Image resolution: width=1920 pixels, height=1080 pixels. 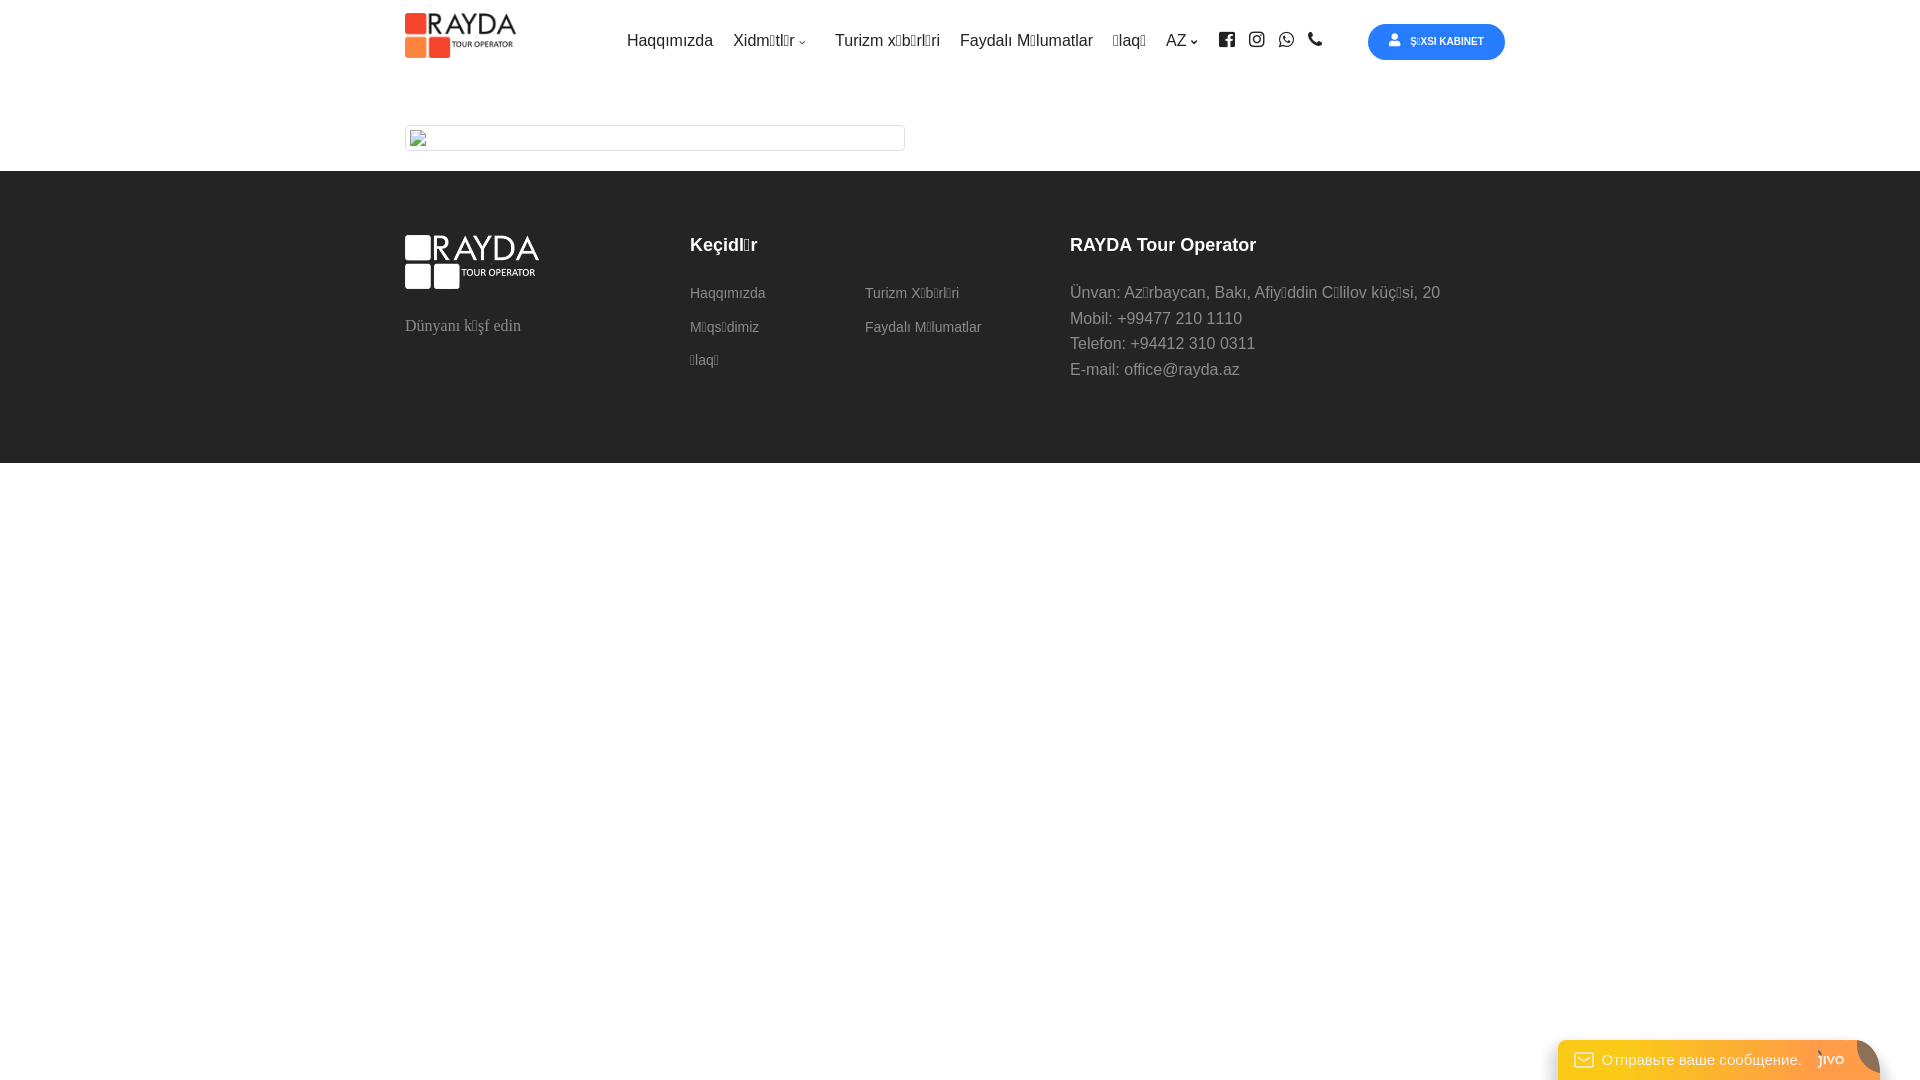 I want to click on 'Whatsapp', so click(x=1277, y=40).